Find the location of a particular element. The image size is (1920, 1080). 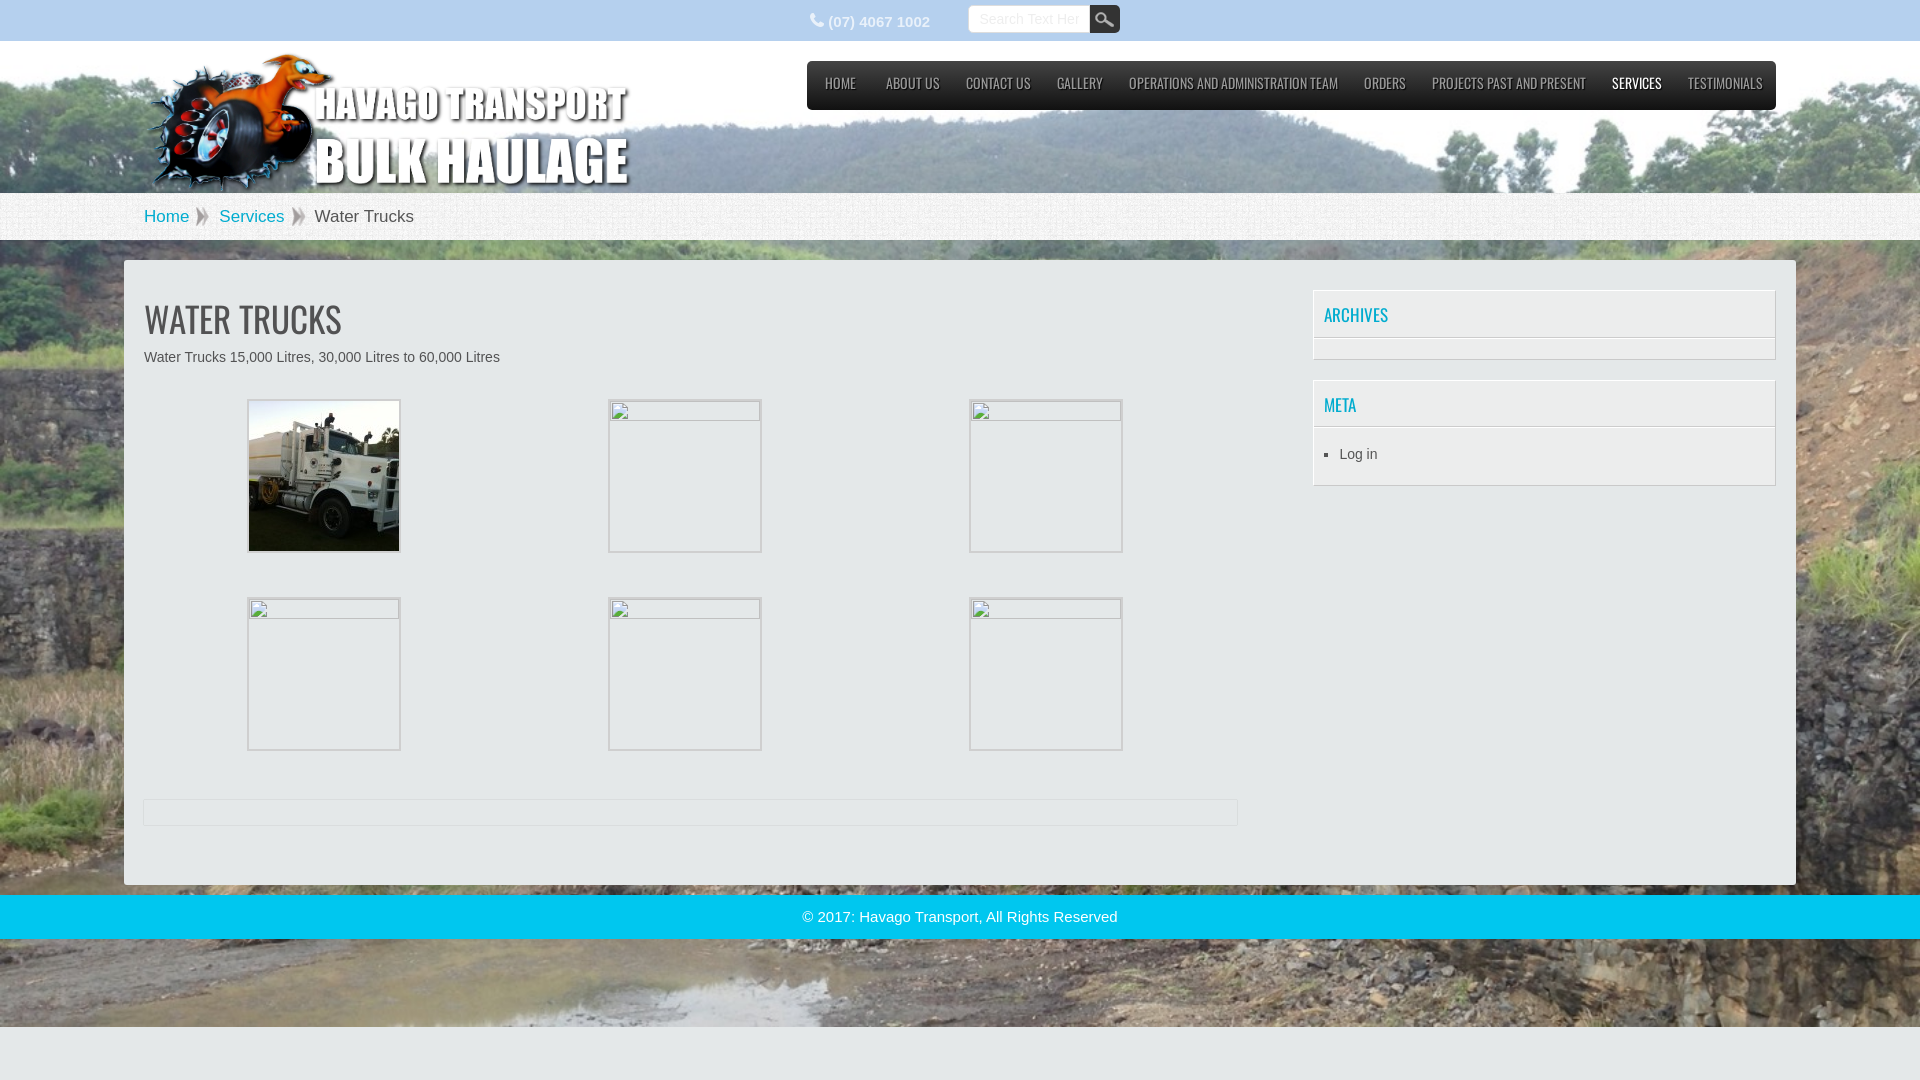

'PROJECTS PAST AND PRESENT' is located at coordinates (1508, 87).